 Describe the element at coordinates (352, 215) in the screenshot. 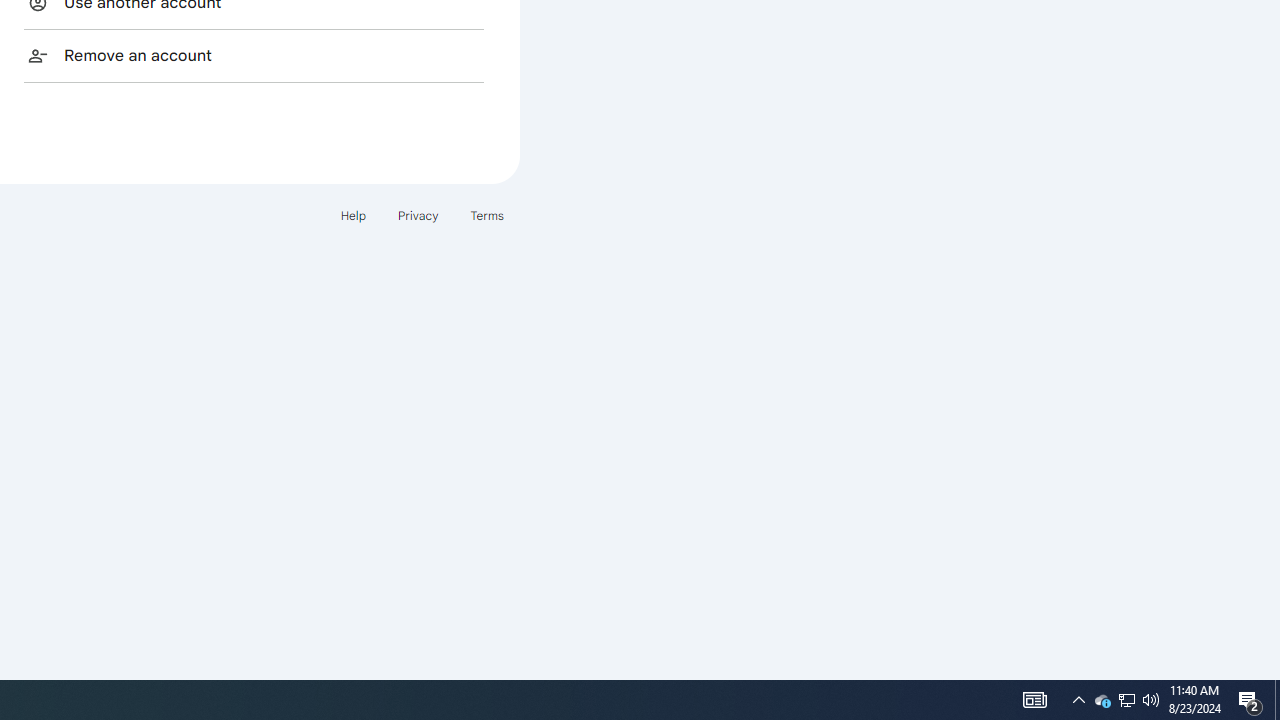

I see `'Help'` at that location.